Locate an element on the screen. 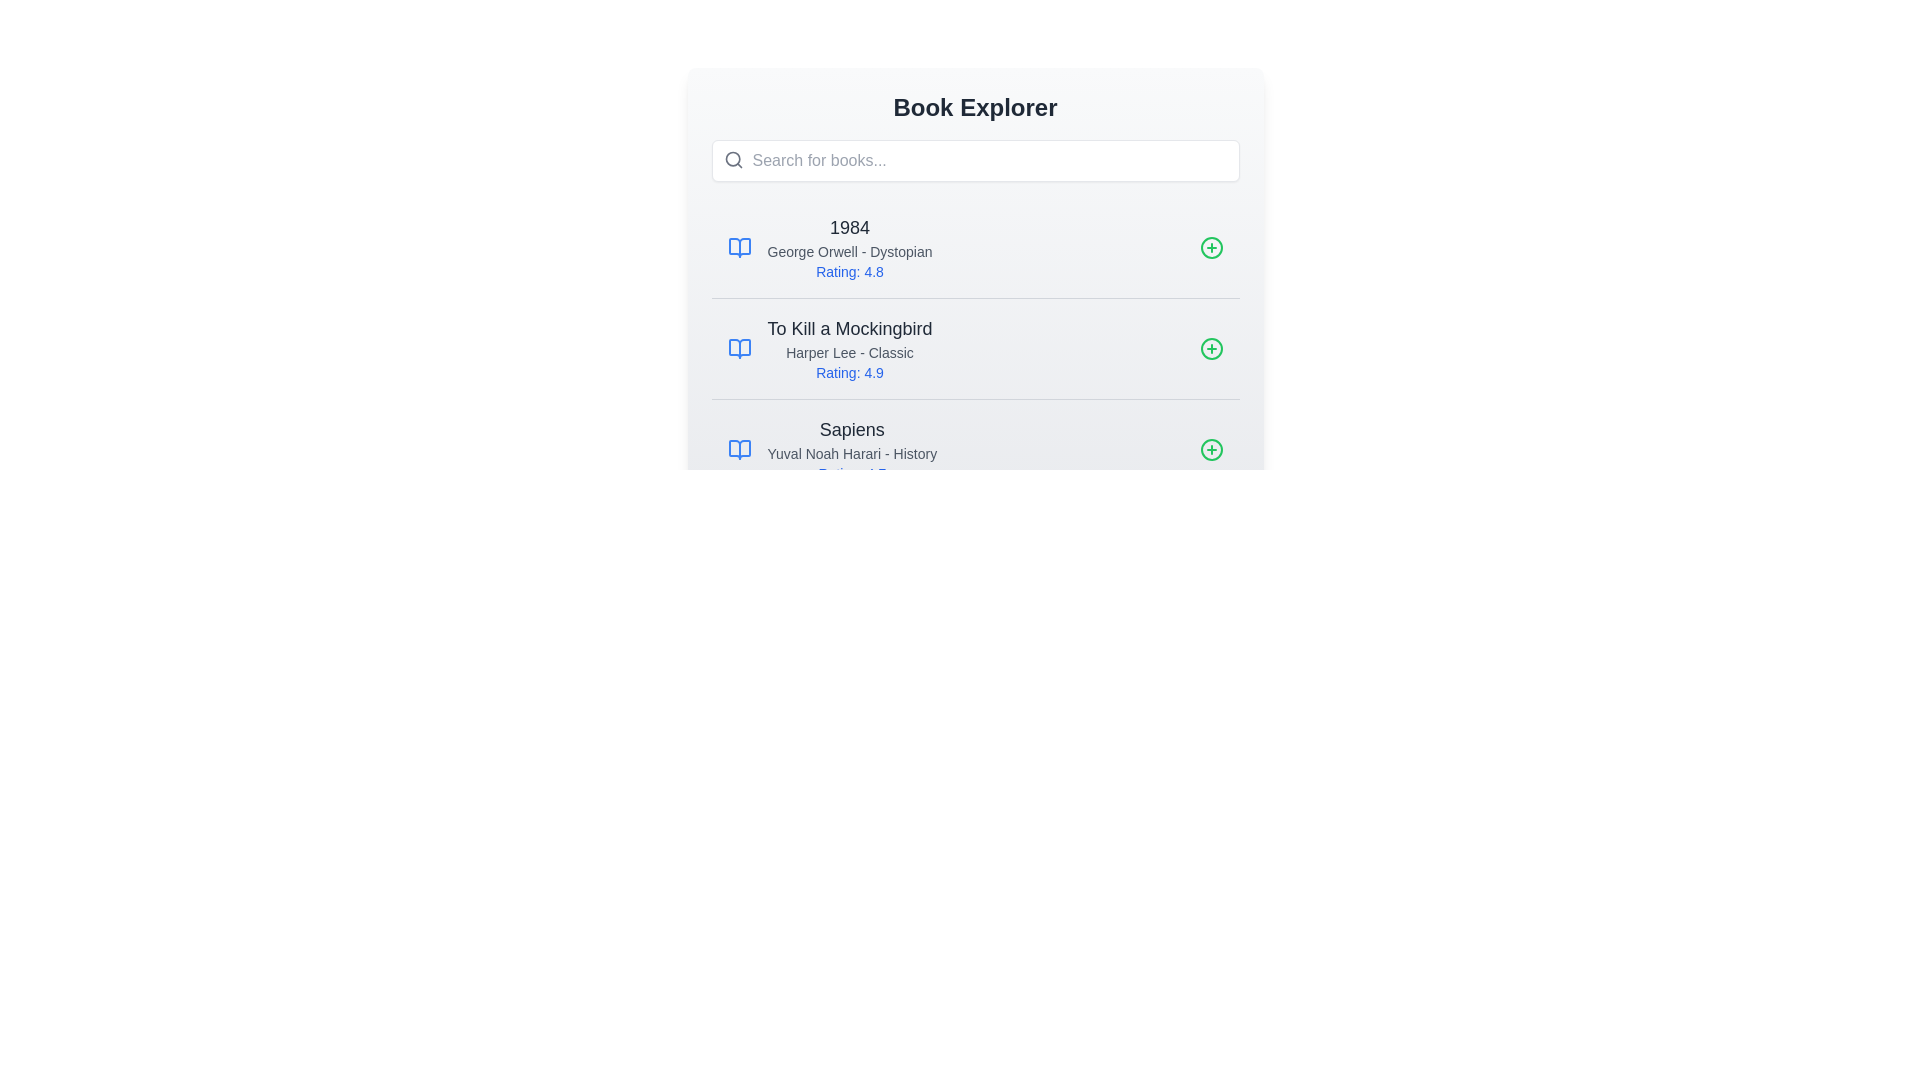  the circular plus icon with a green stroke located at the far right of the row displaying the book '1984' by George Orwell is located at coordinates (1210, 246).